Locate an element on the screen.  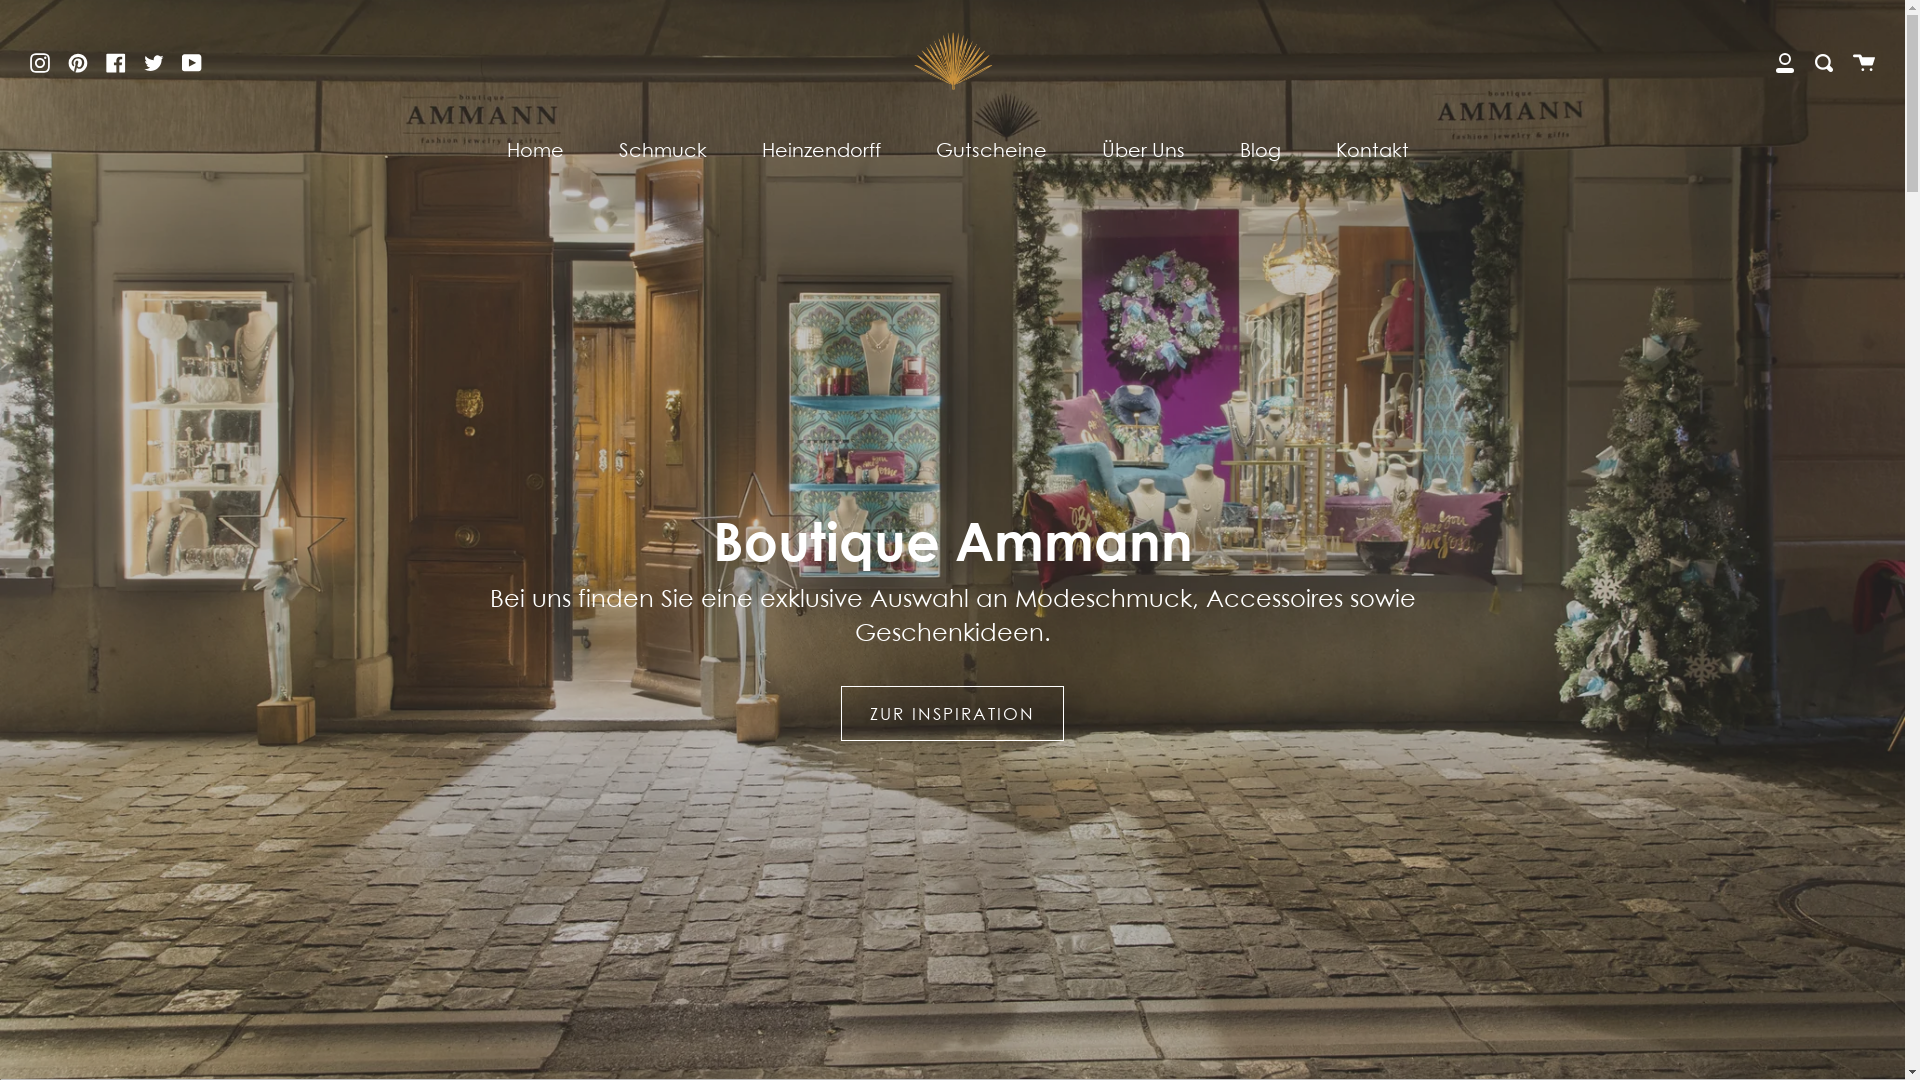
'Instagram' is located at coordinates (39, 60).